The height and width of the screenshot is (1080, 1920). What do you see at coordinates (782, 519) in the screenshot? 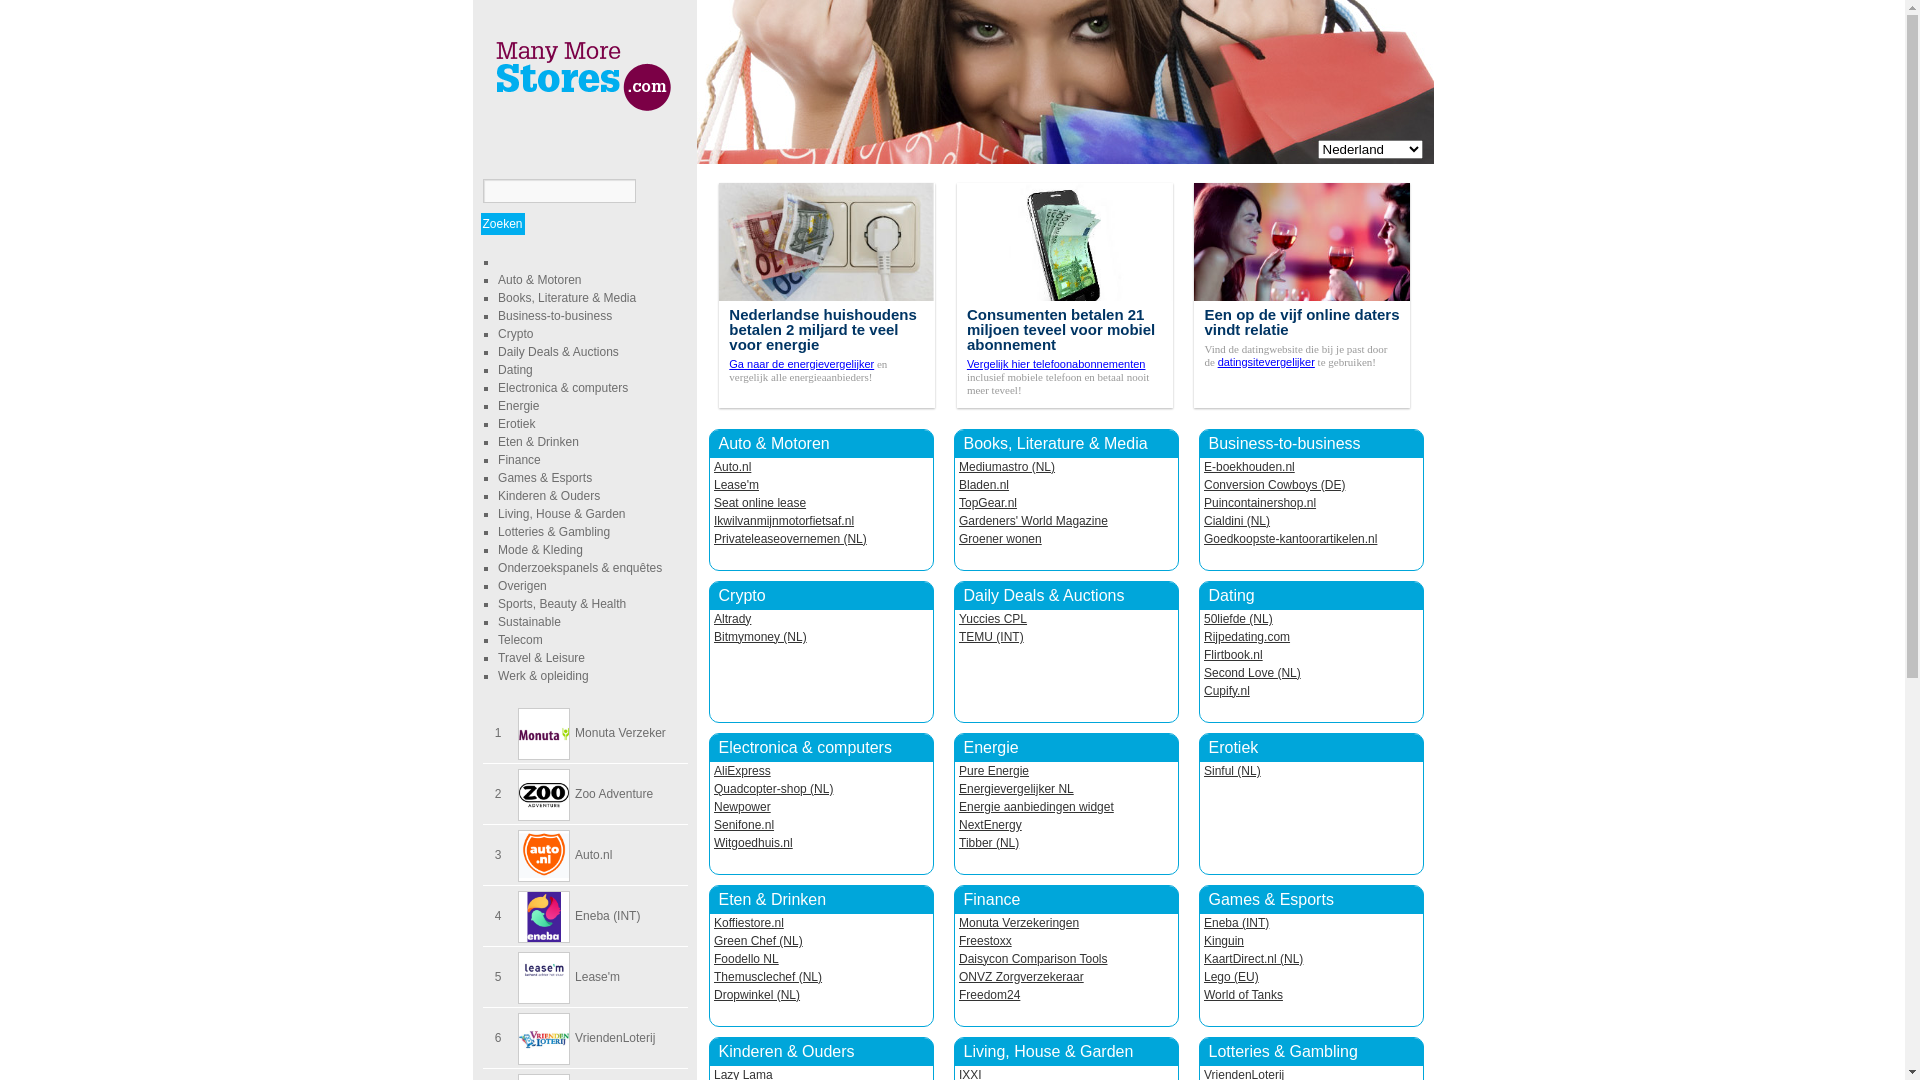
I see `'Ikwilvanmijnmotorfietsaf.nl'` at bounding box center [782, 519].